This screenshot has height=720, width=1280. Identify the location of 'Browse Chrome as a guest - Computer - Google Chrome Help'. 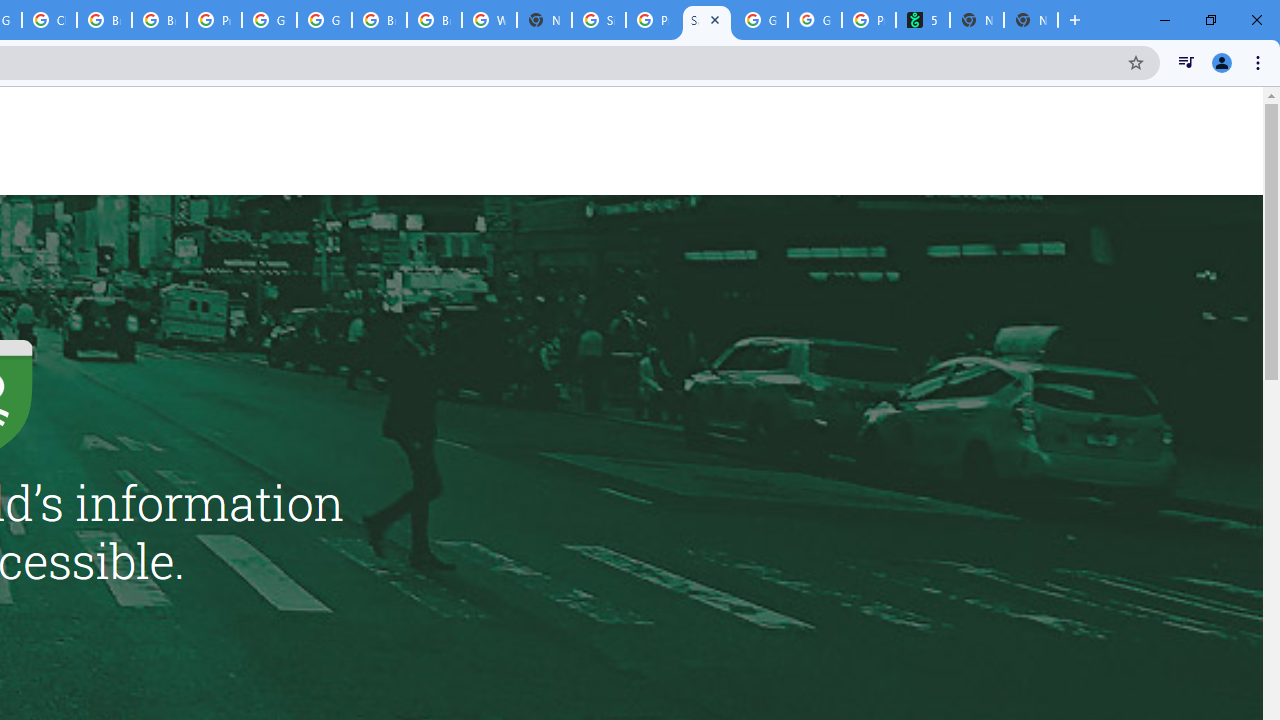
(379, 20).